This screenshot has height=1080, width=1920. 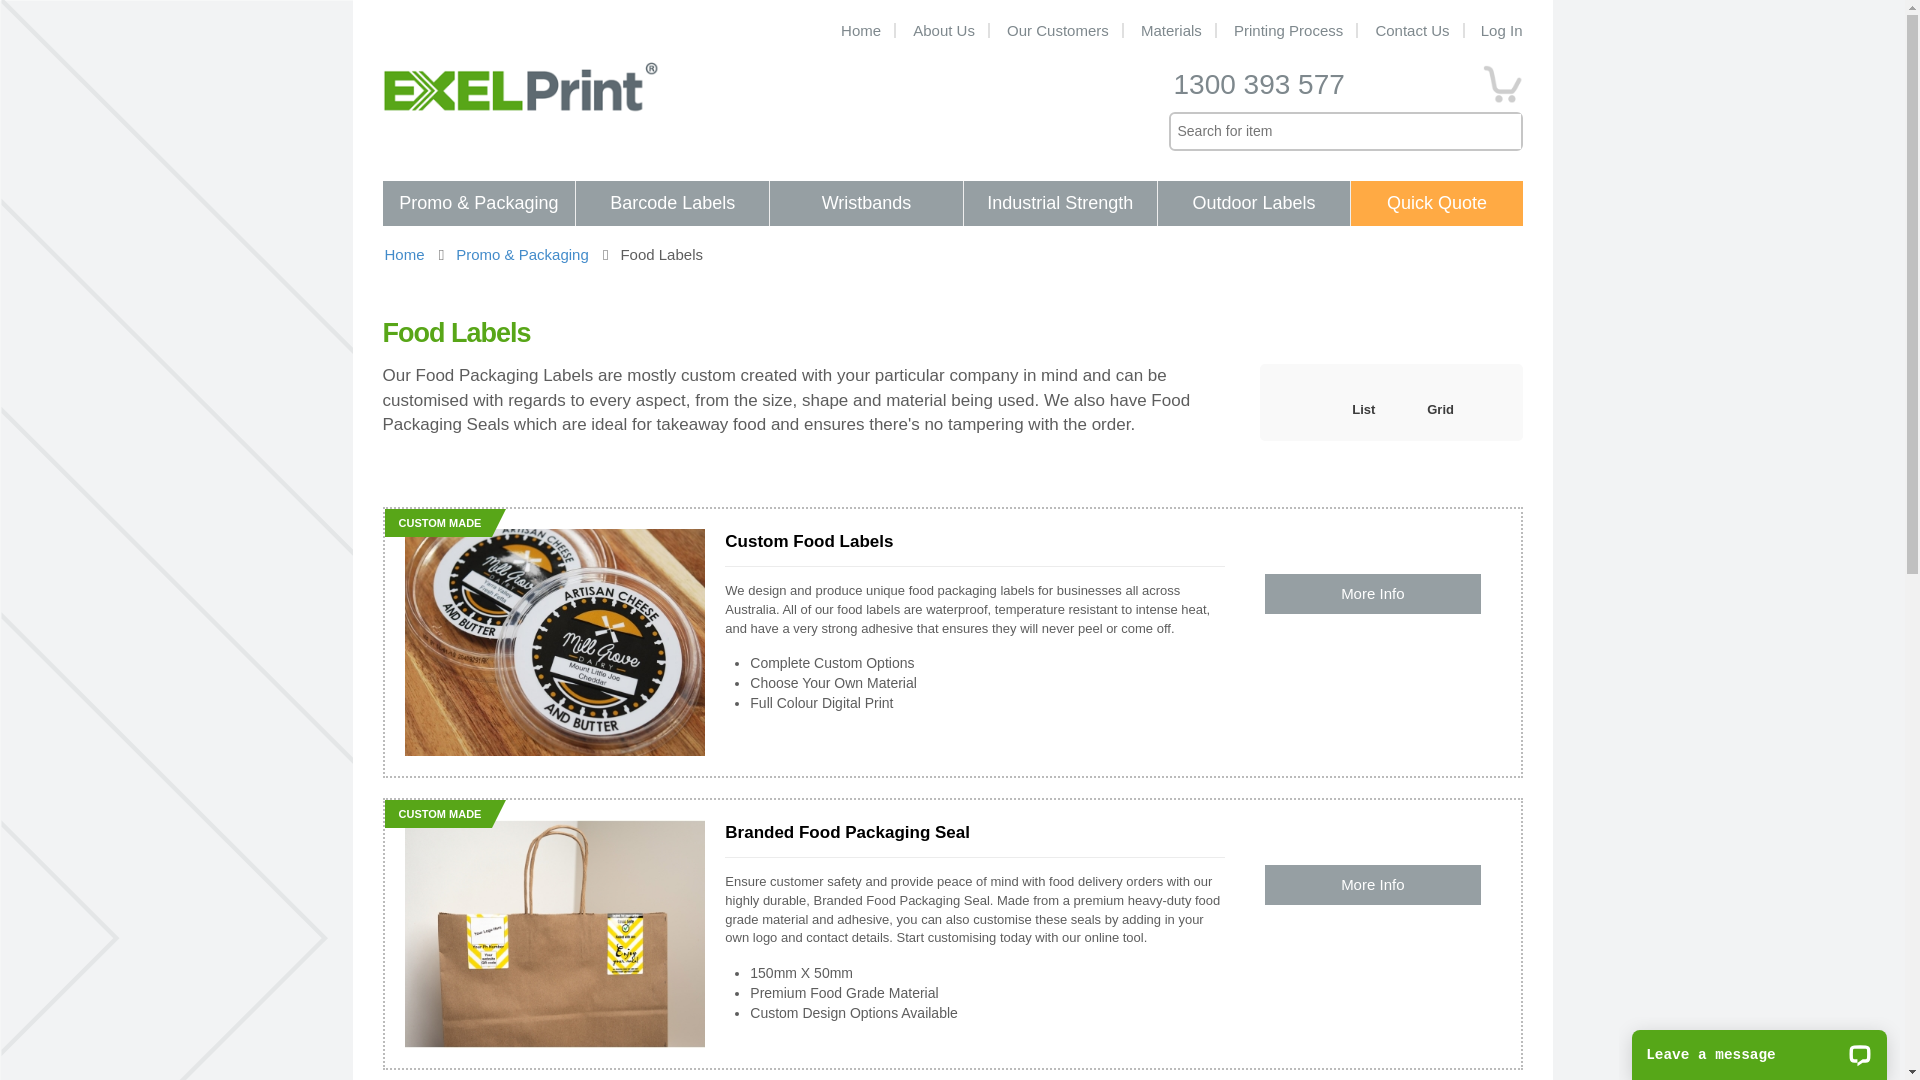 What do you see at coordinates (1289, 30) in the screenshot?
I see `'Printing Process'` at bounding box center [1289, 30].